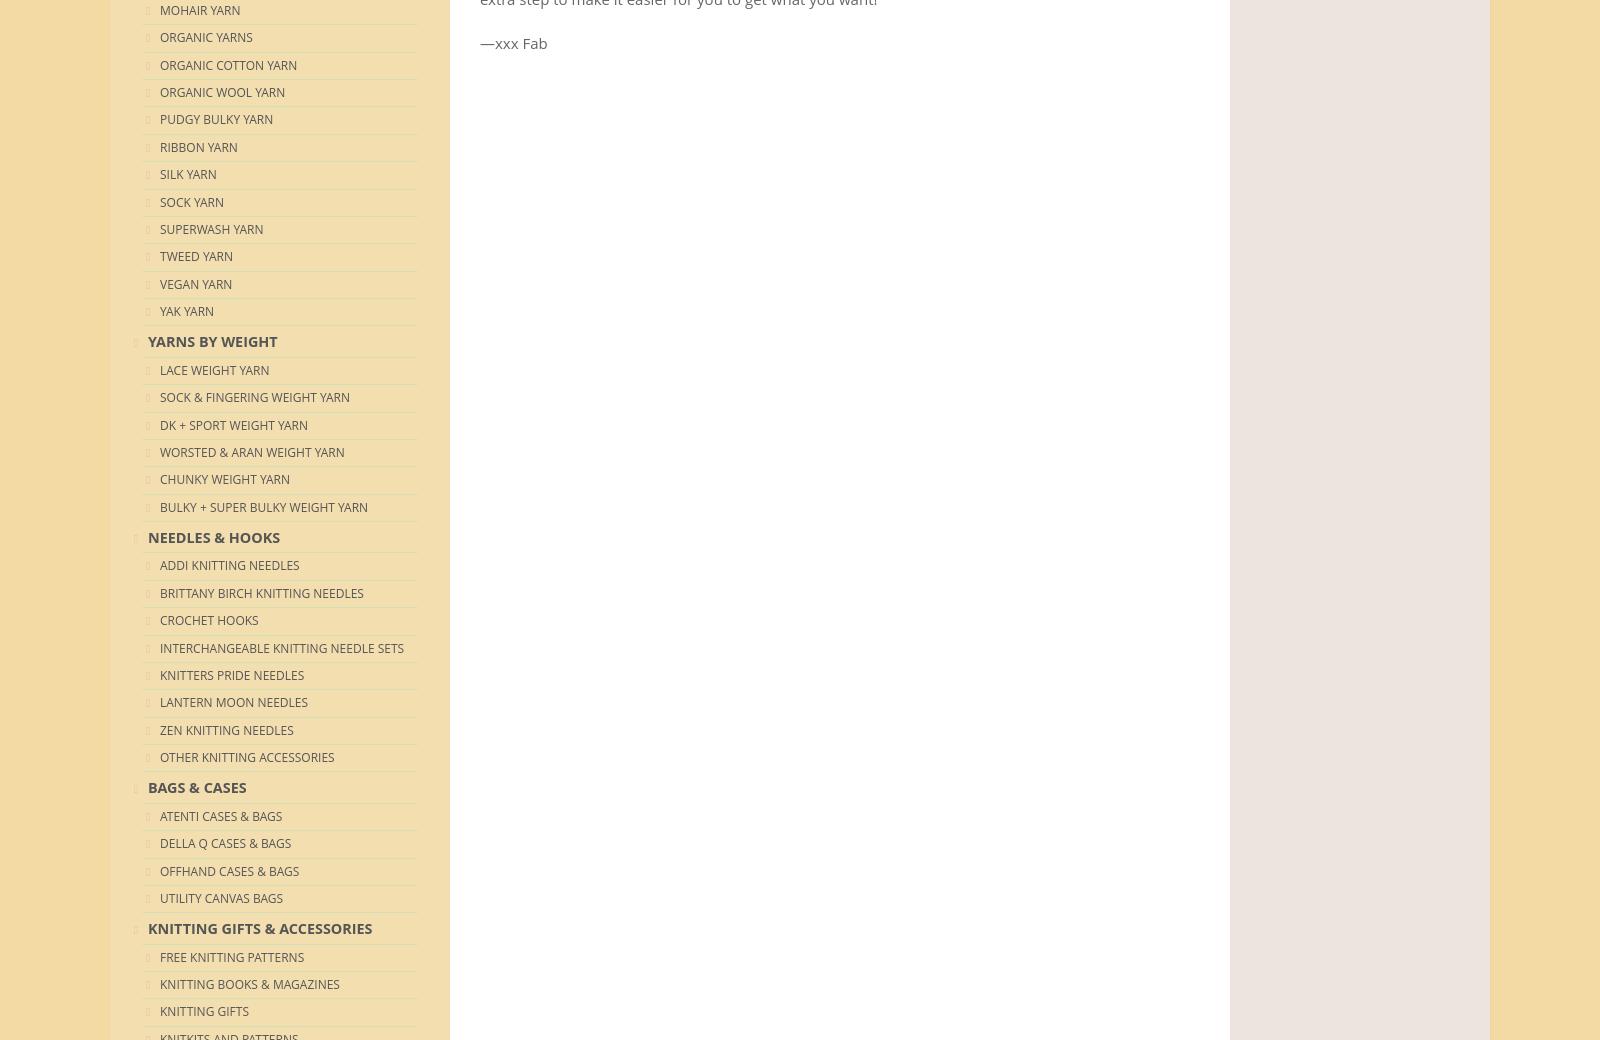 Image resolution: width=1600 pixels, height=1040 pixels. I want to click on 'Interchangeable Knitting Needle Sets', so click(159, 646).